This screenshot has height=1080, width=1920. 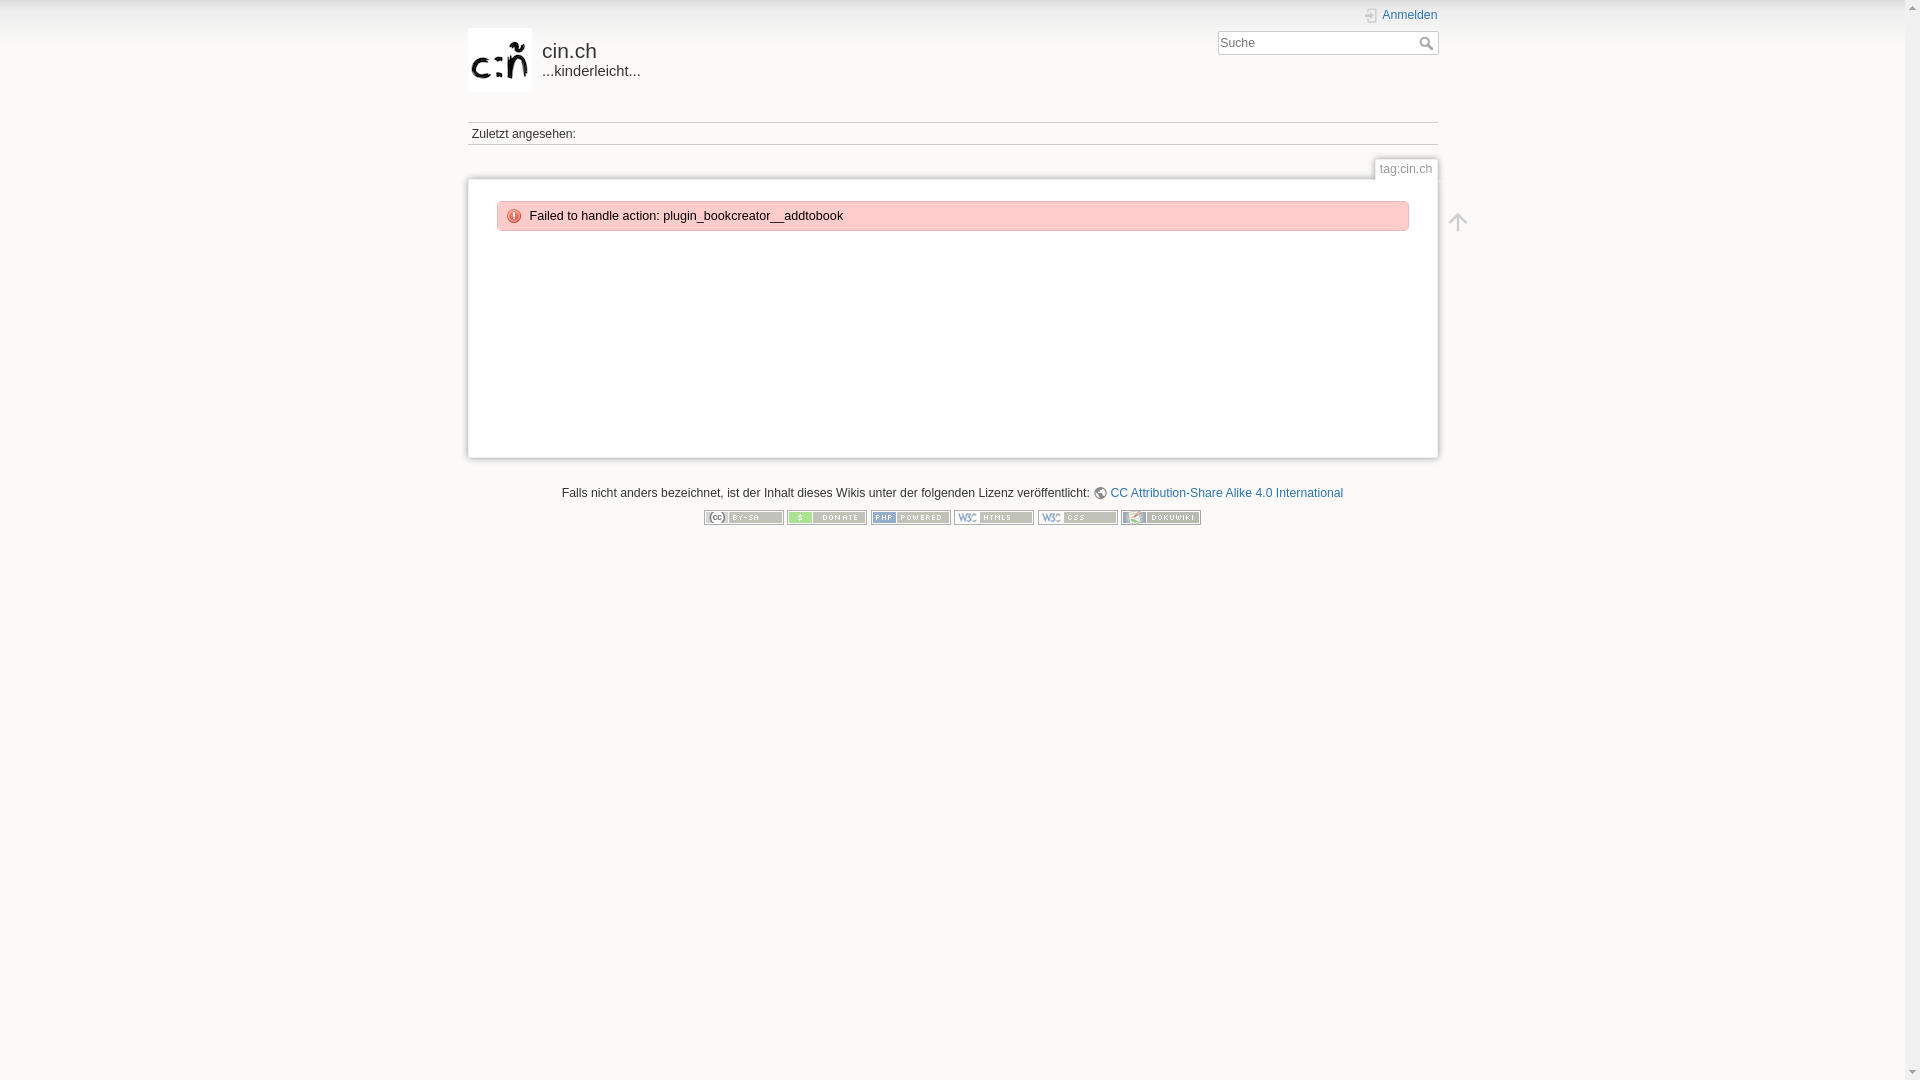 I want to click on 'Valid CSS', so click(x=1077, y=515).